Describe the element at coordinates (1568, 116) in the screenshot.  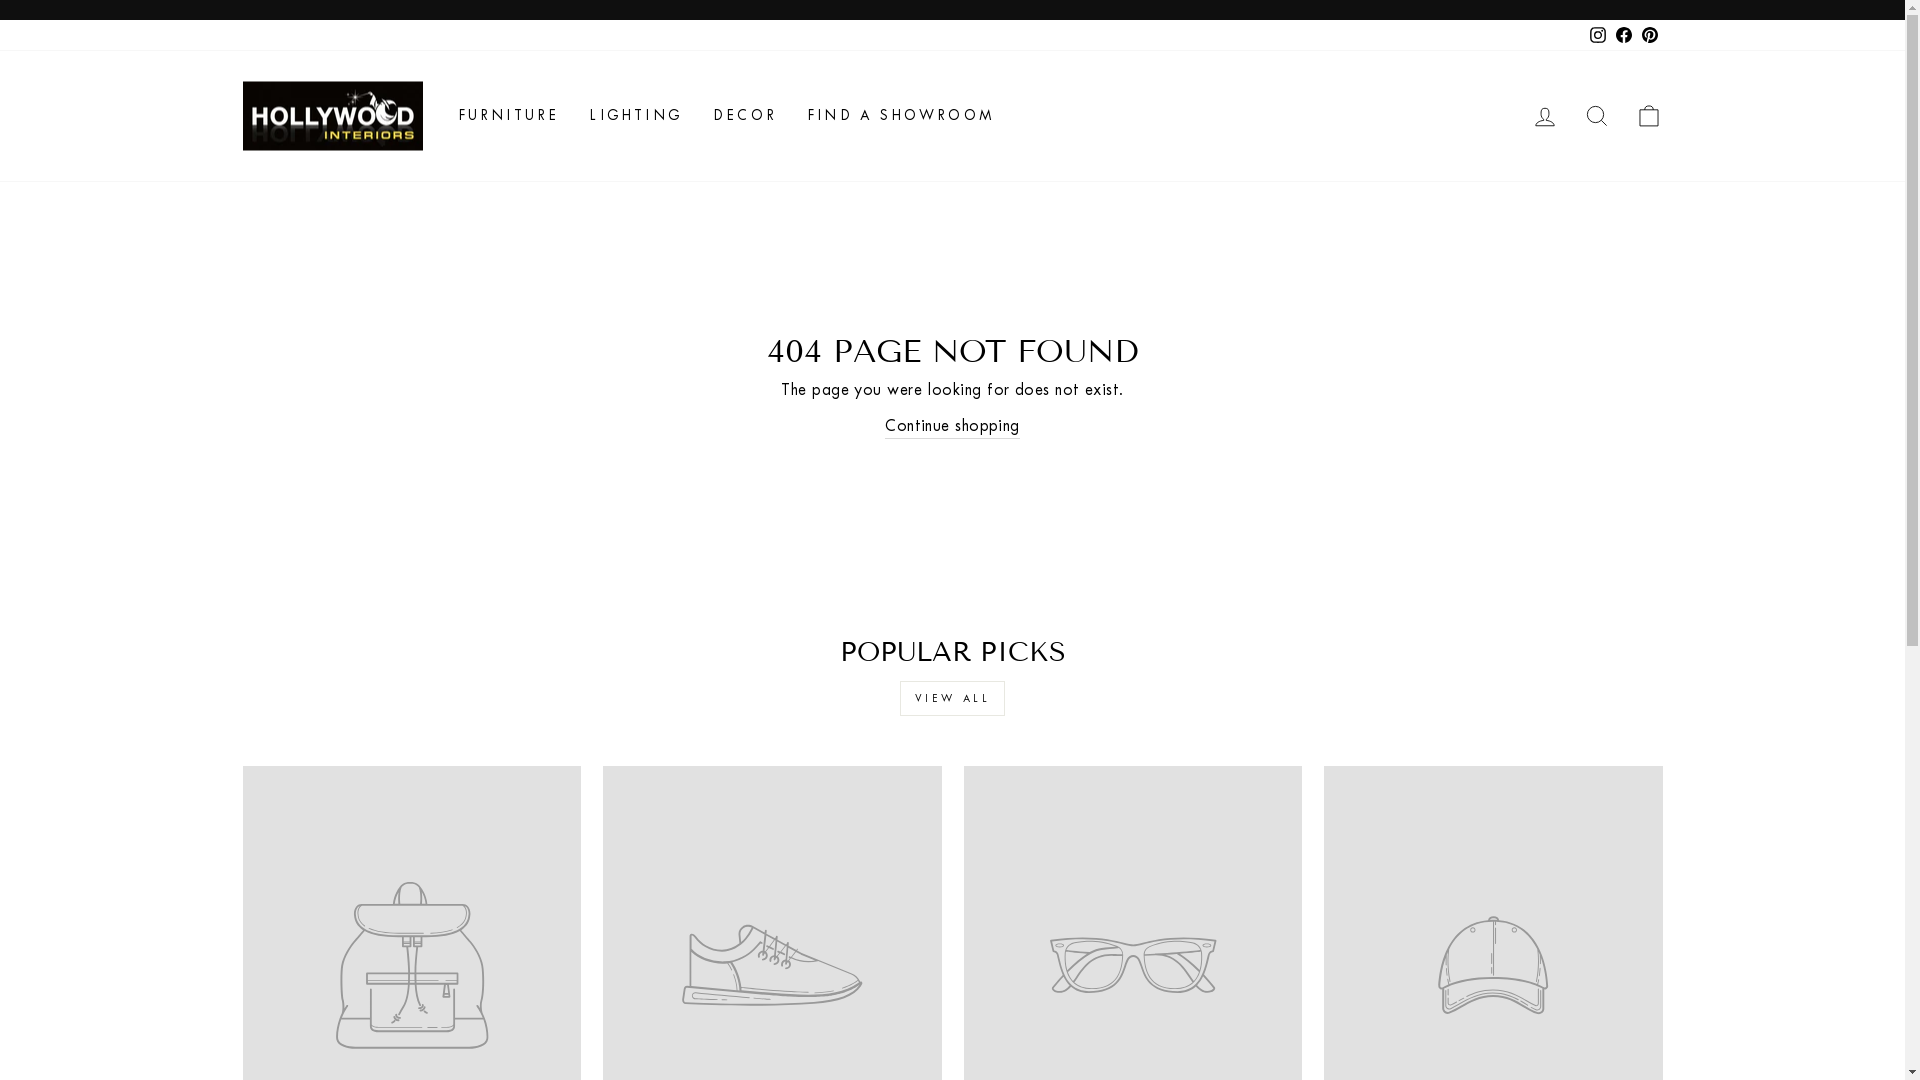
I see `'SEARCH'` at that location.